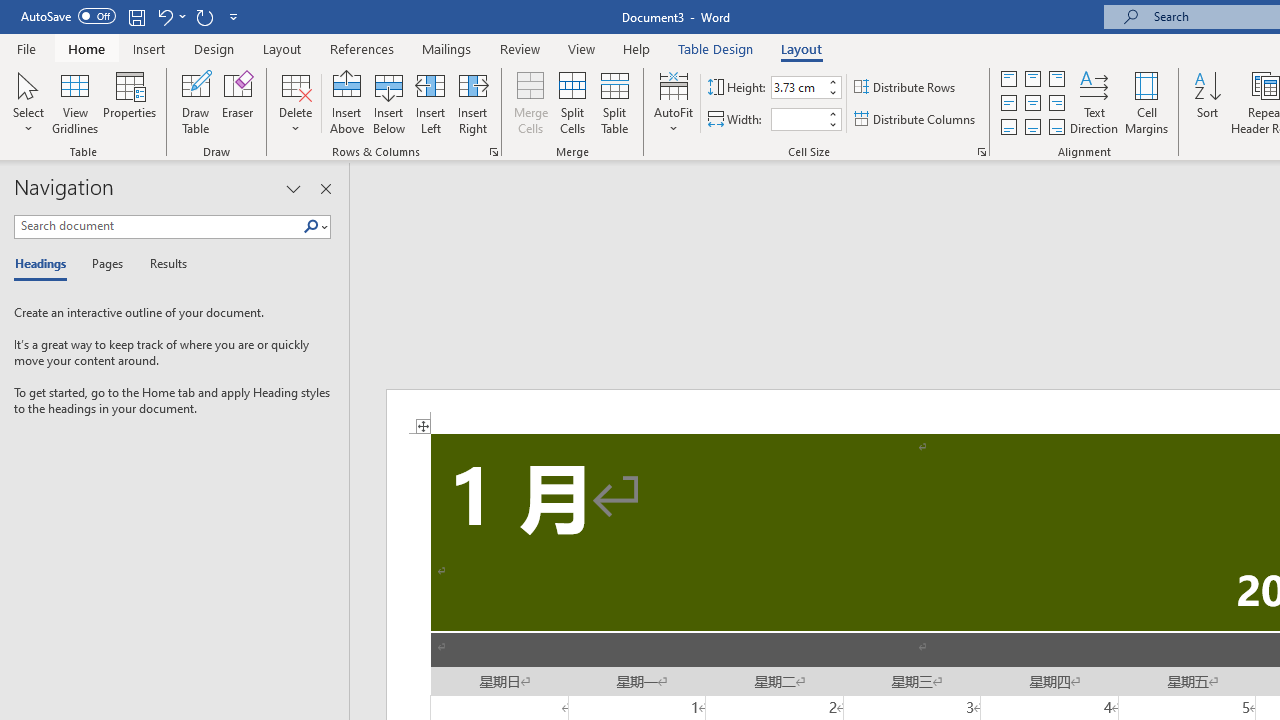 The image size is (1280, 720). I want to click on 'Align Bottom Right', so click(1055, 127).